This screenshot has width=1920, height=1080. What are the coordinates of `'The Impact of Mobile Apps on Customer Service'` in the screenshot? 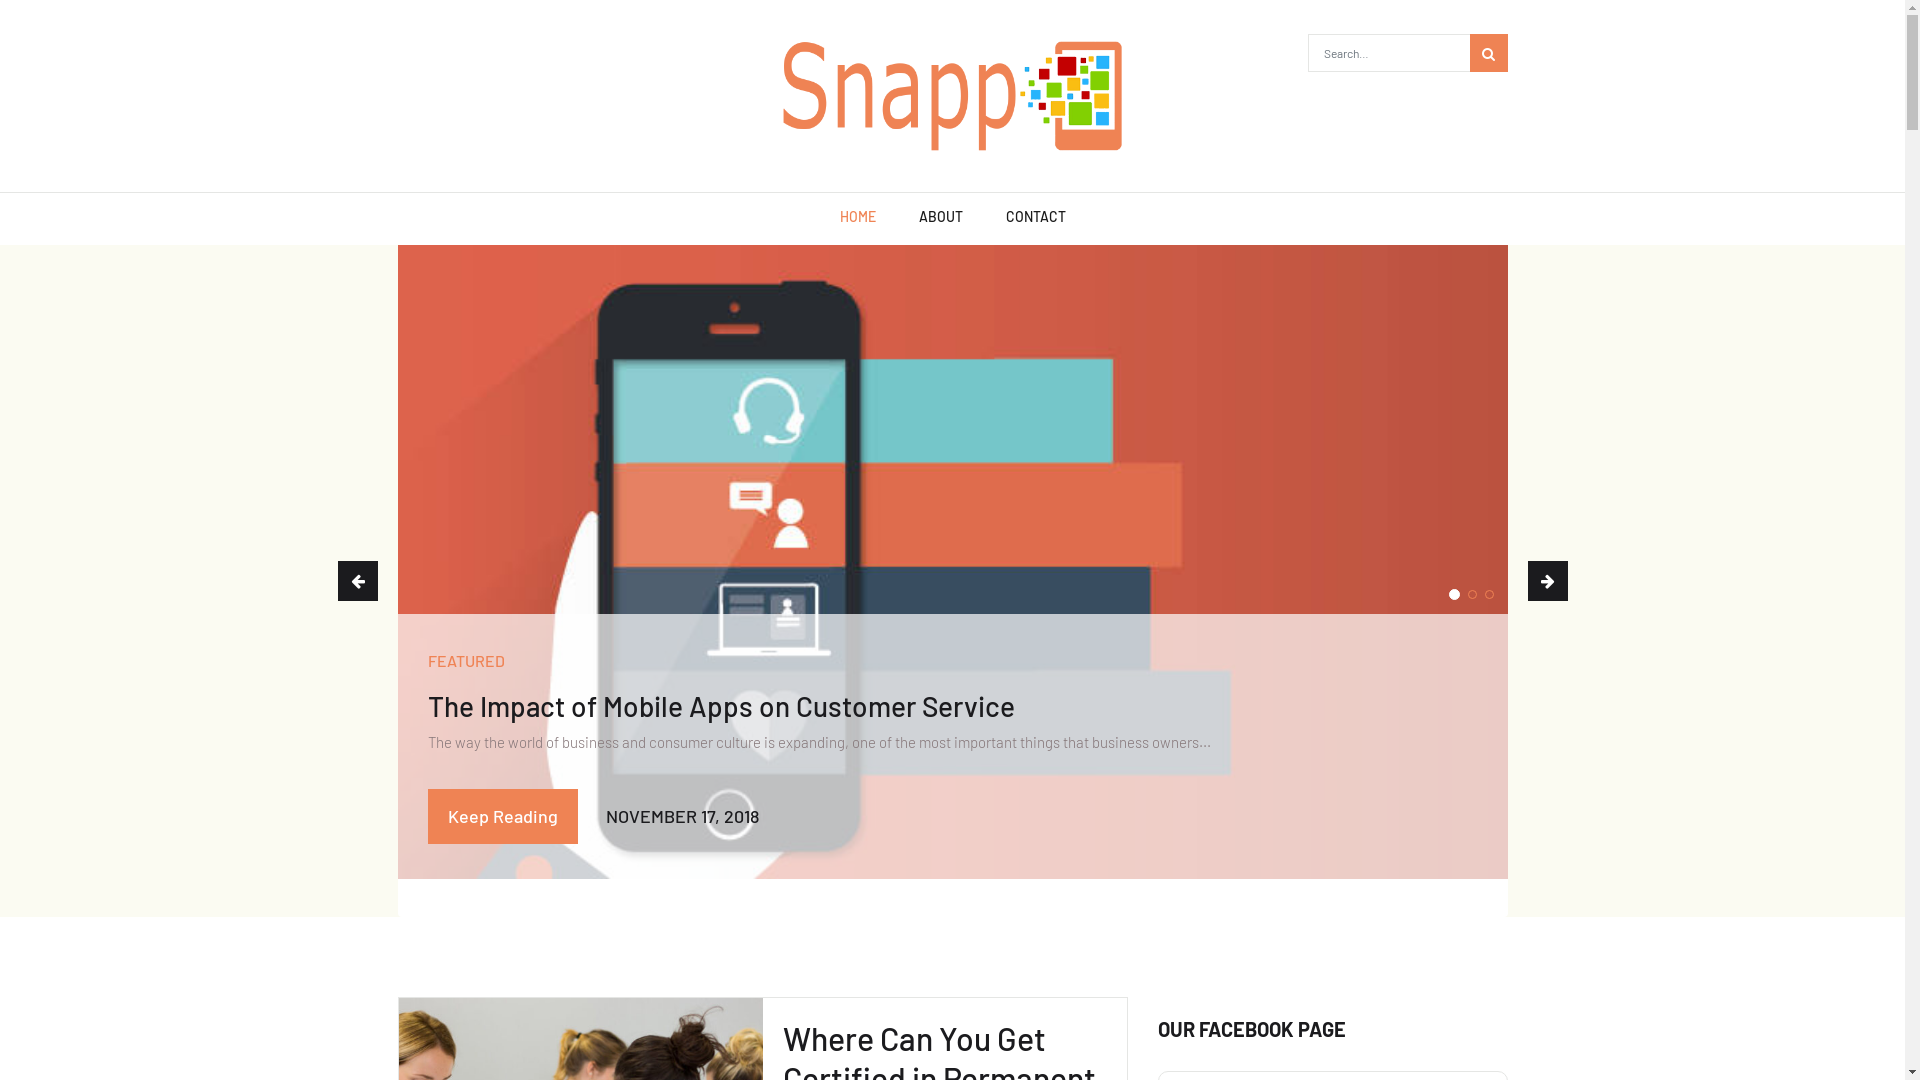 It's located at (720, 704).